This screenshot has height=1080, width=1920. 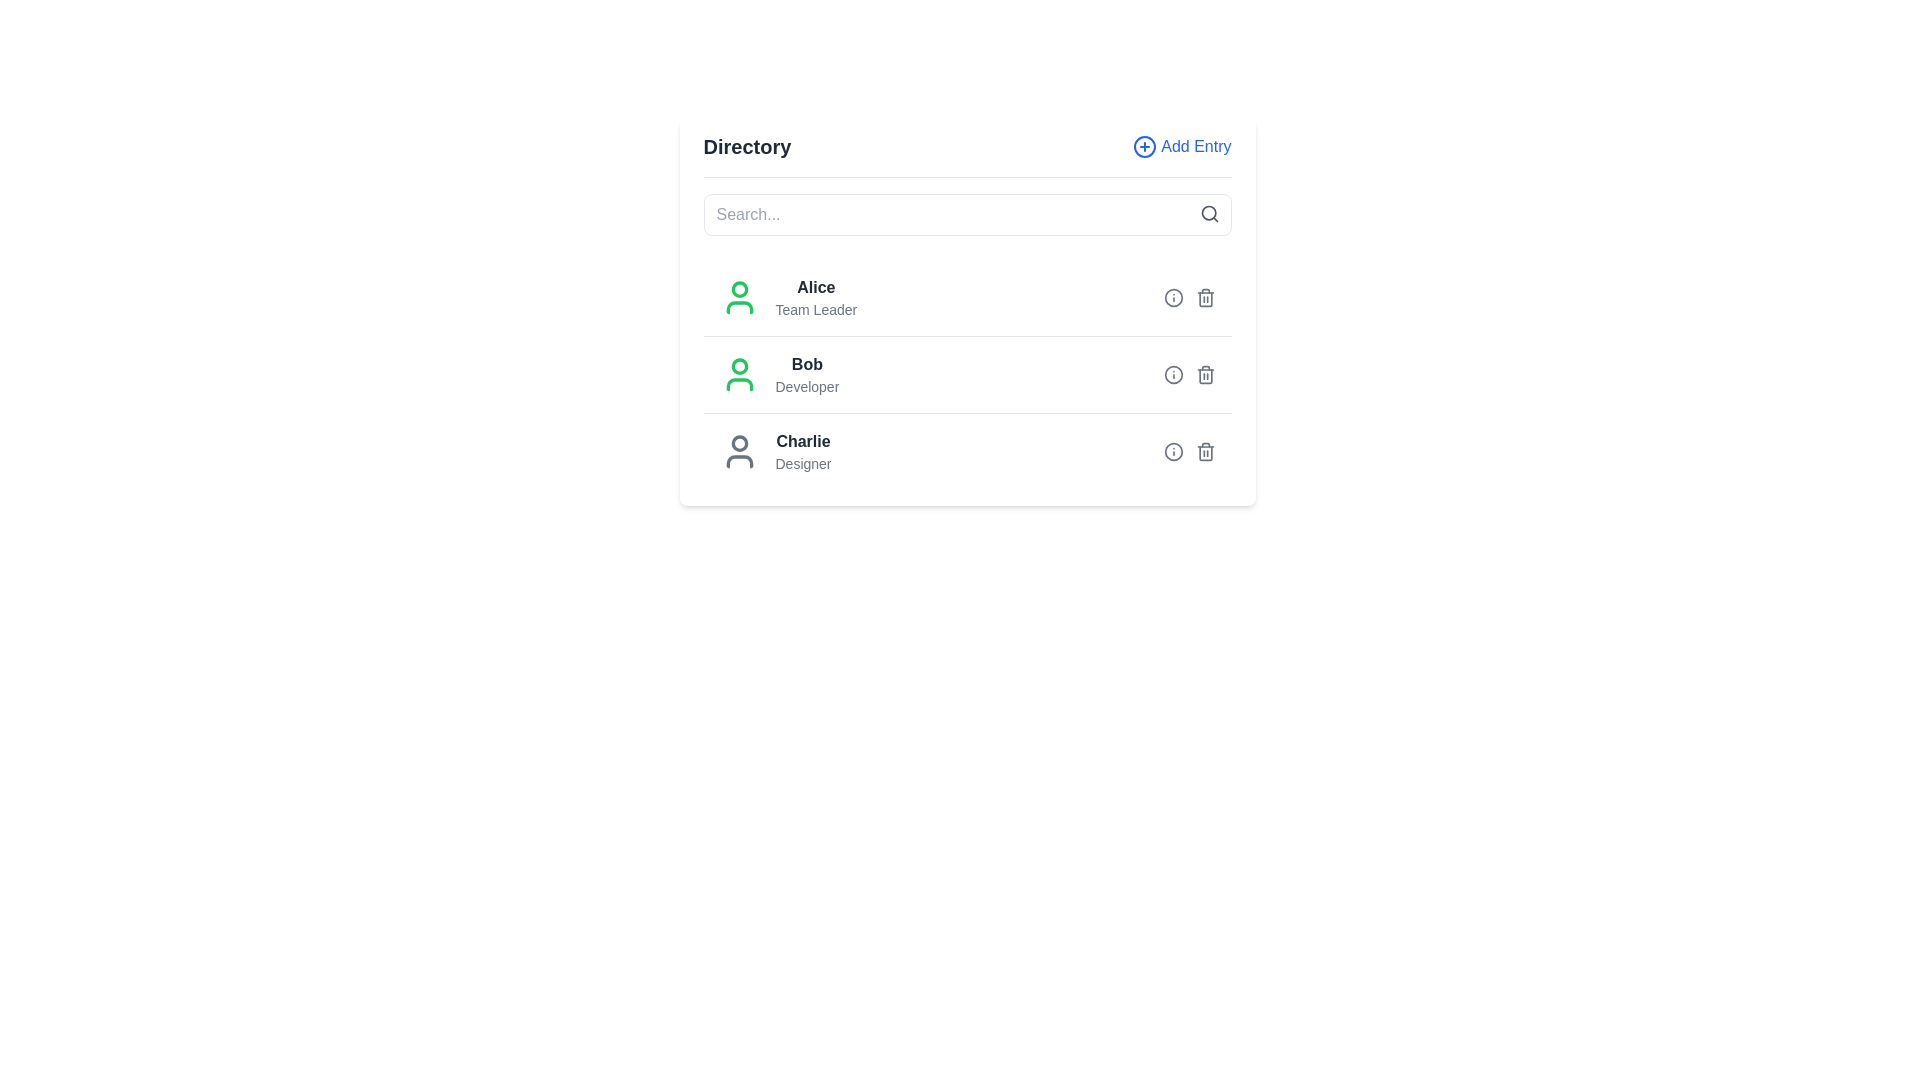 What do you see at coordinates (738, 374) in the screenshot?
I see `the profile icon representing 'Bob', located to the left of the name and designation in the user directory` at bounding box center [738, 374].